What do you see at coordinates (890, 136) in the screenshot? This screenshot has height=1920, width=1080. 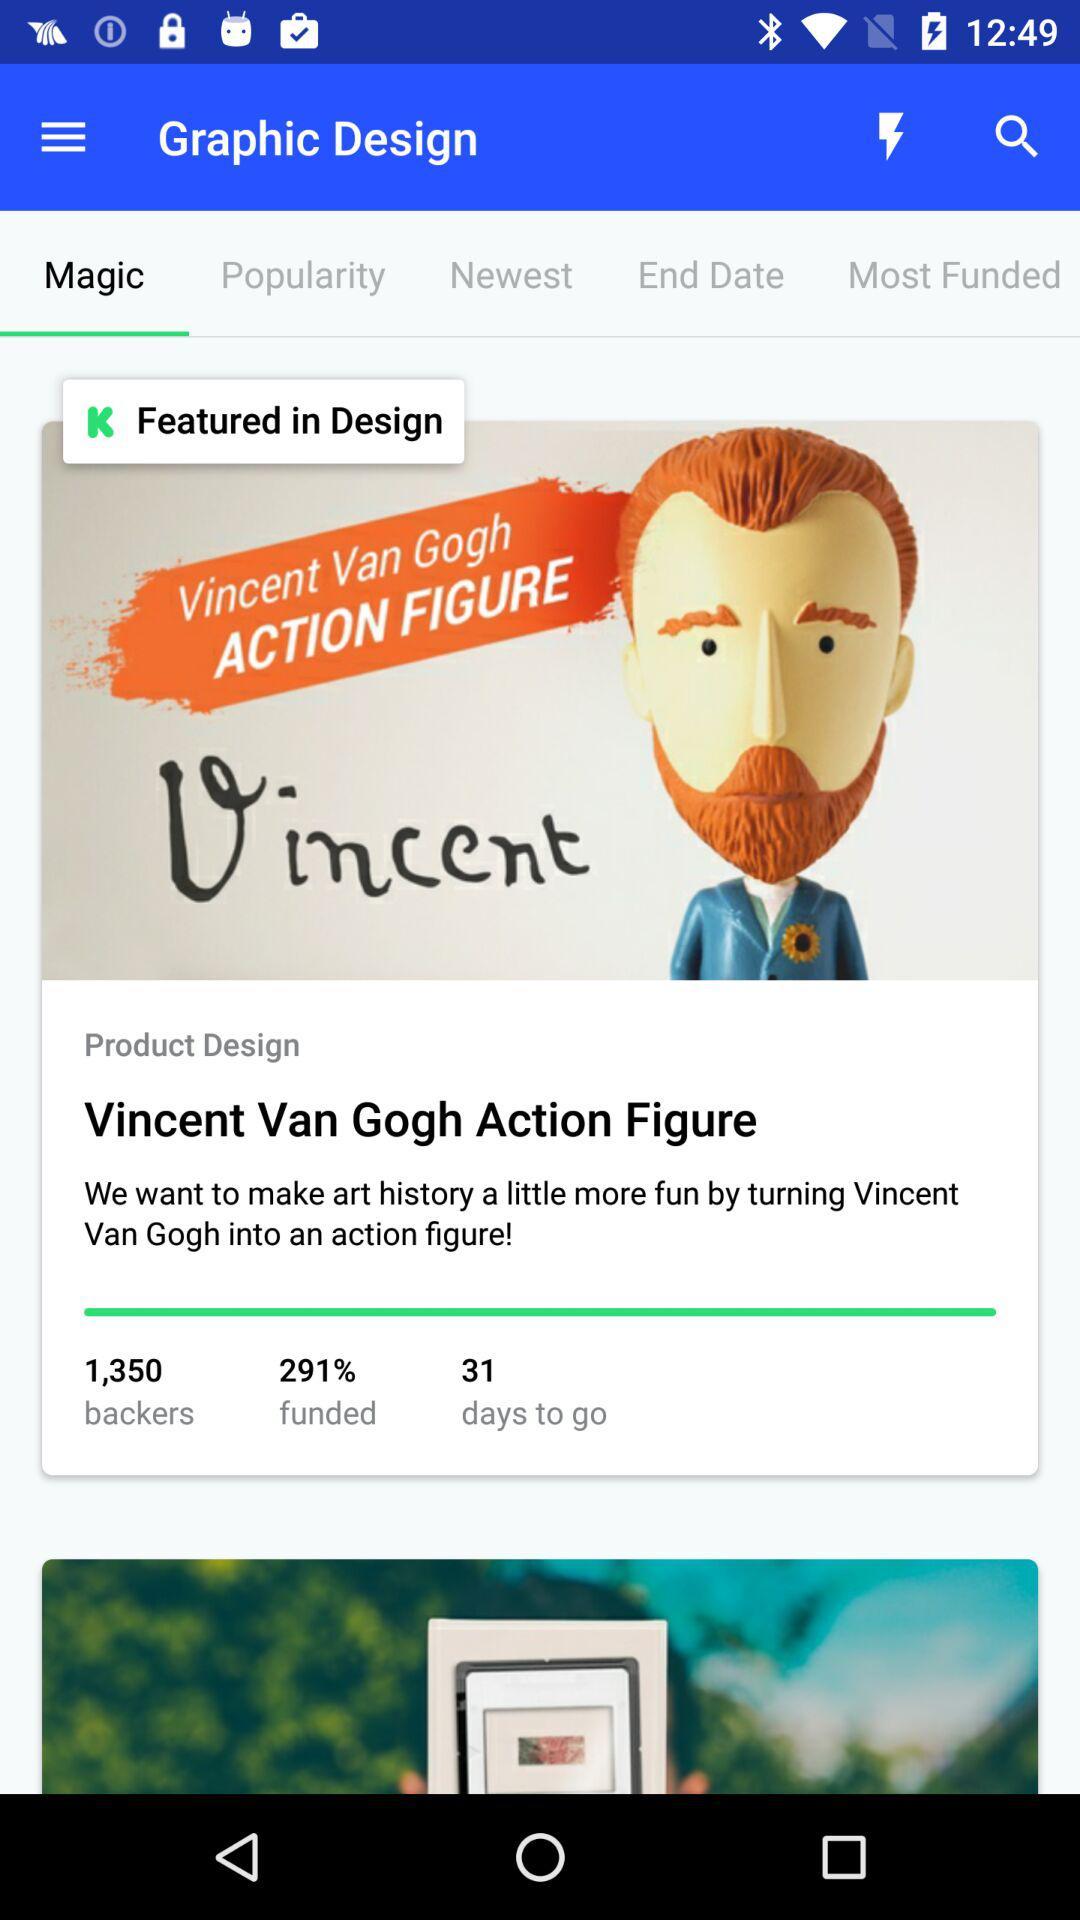 I see `item above most funded icon` at bounding box center [890, 136].